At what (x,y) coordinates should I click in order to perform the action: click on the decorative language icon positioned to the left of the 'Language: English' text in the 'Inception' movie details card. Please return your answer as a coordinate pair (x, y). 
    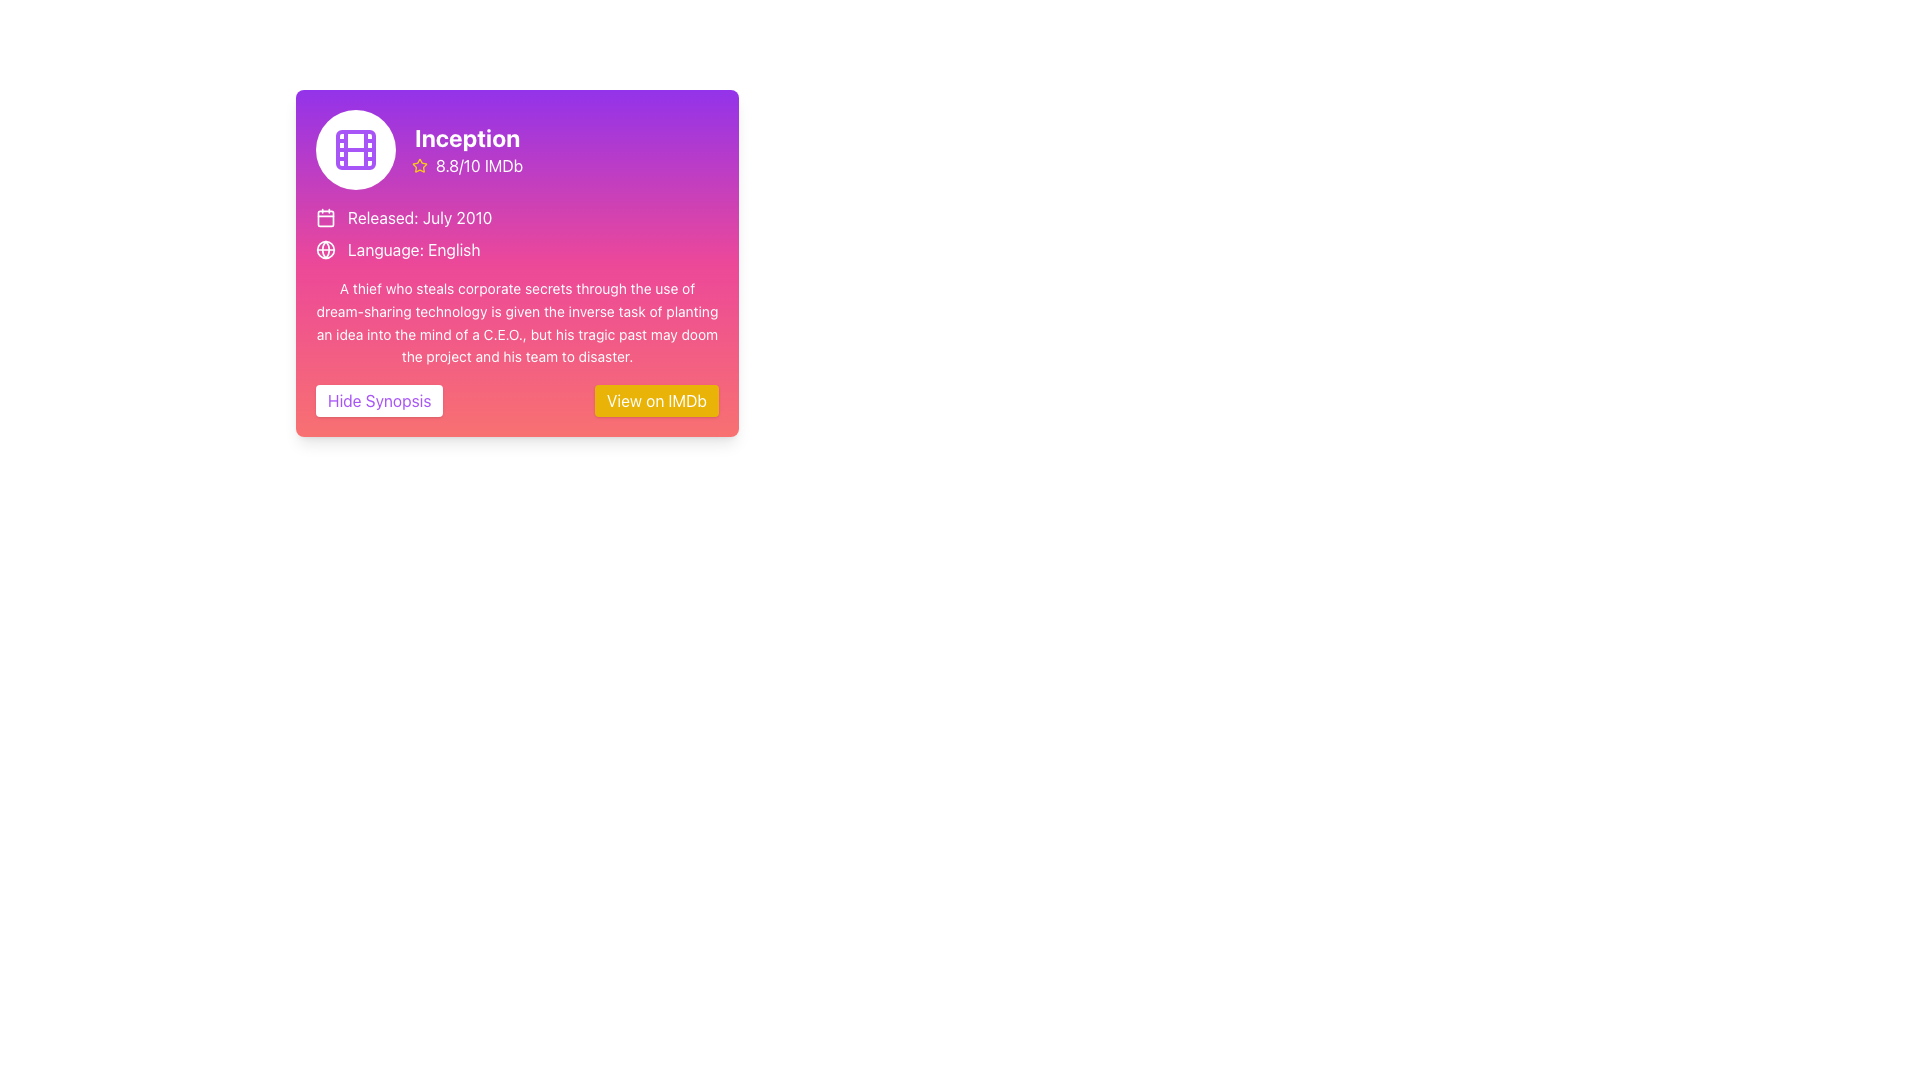
    Looking at the image, I should click on (326, 249).